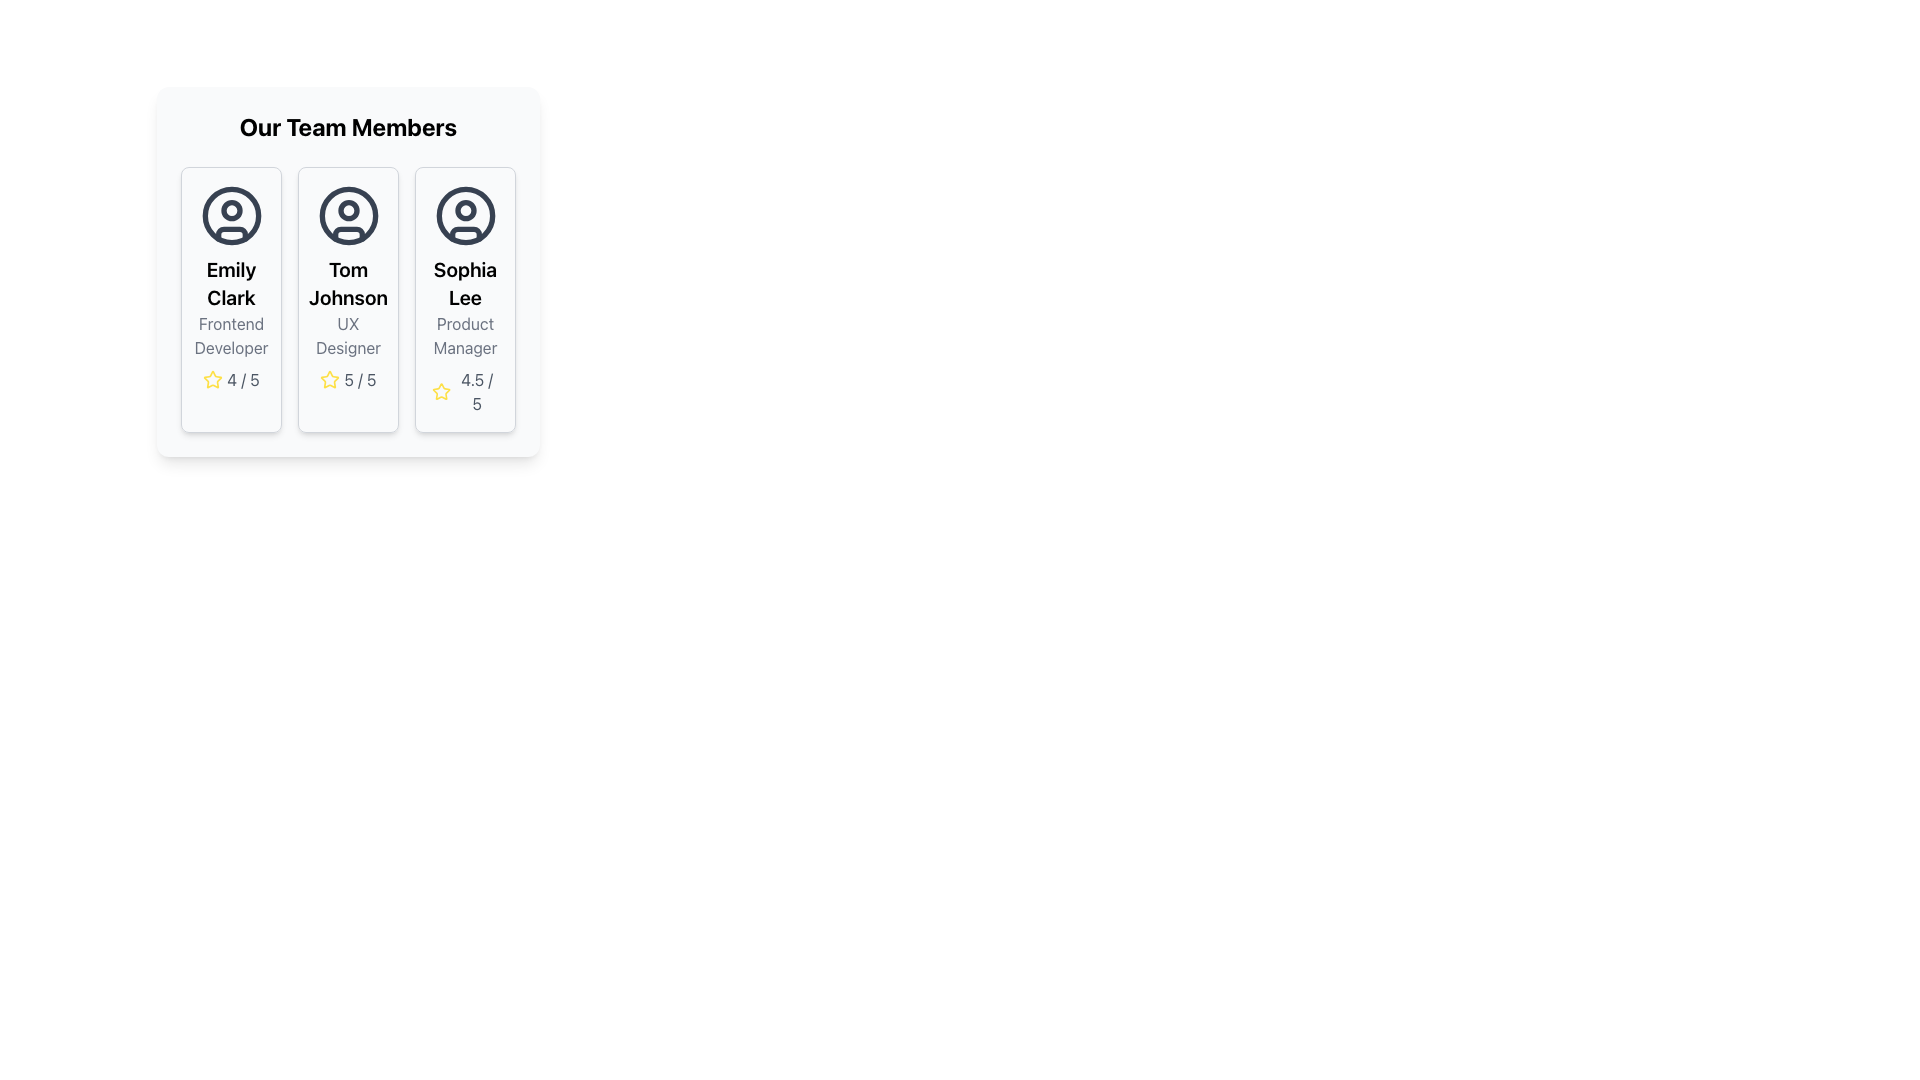 The image size is (1920, 1080). What do you see at coordinates (231, 210) in the screenshot?
I see `the small circular shape representing the head of the user 'Emily Clark' within the user profile icon` at bounding box center [231, 210].